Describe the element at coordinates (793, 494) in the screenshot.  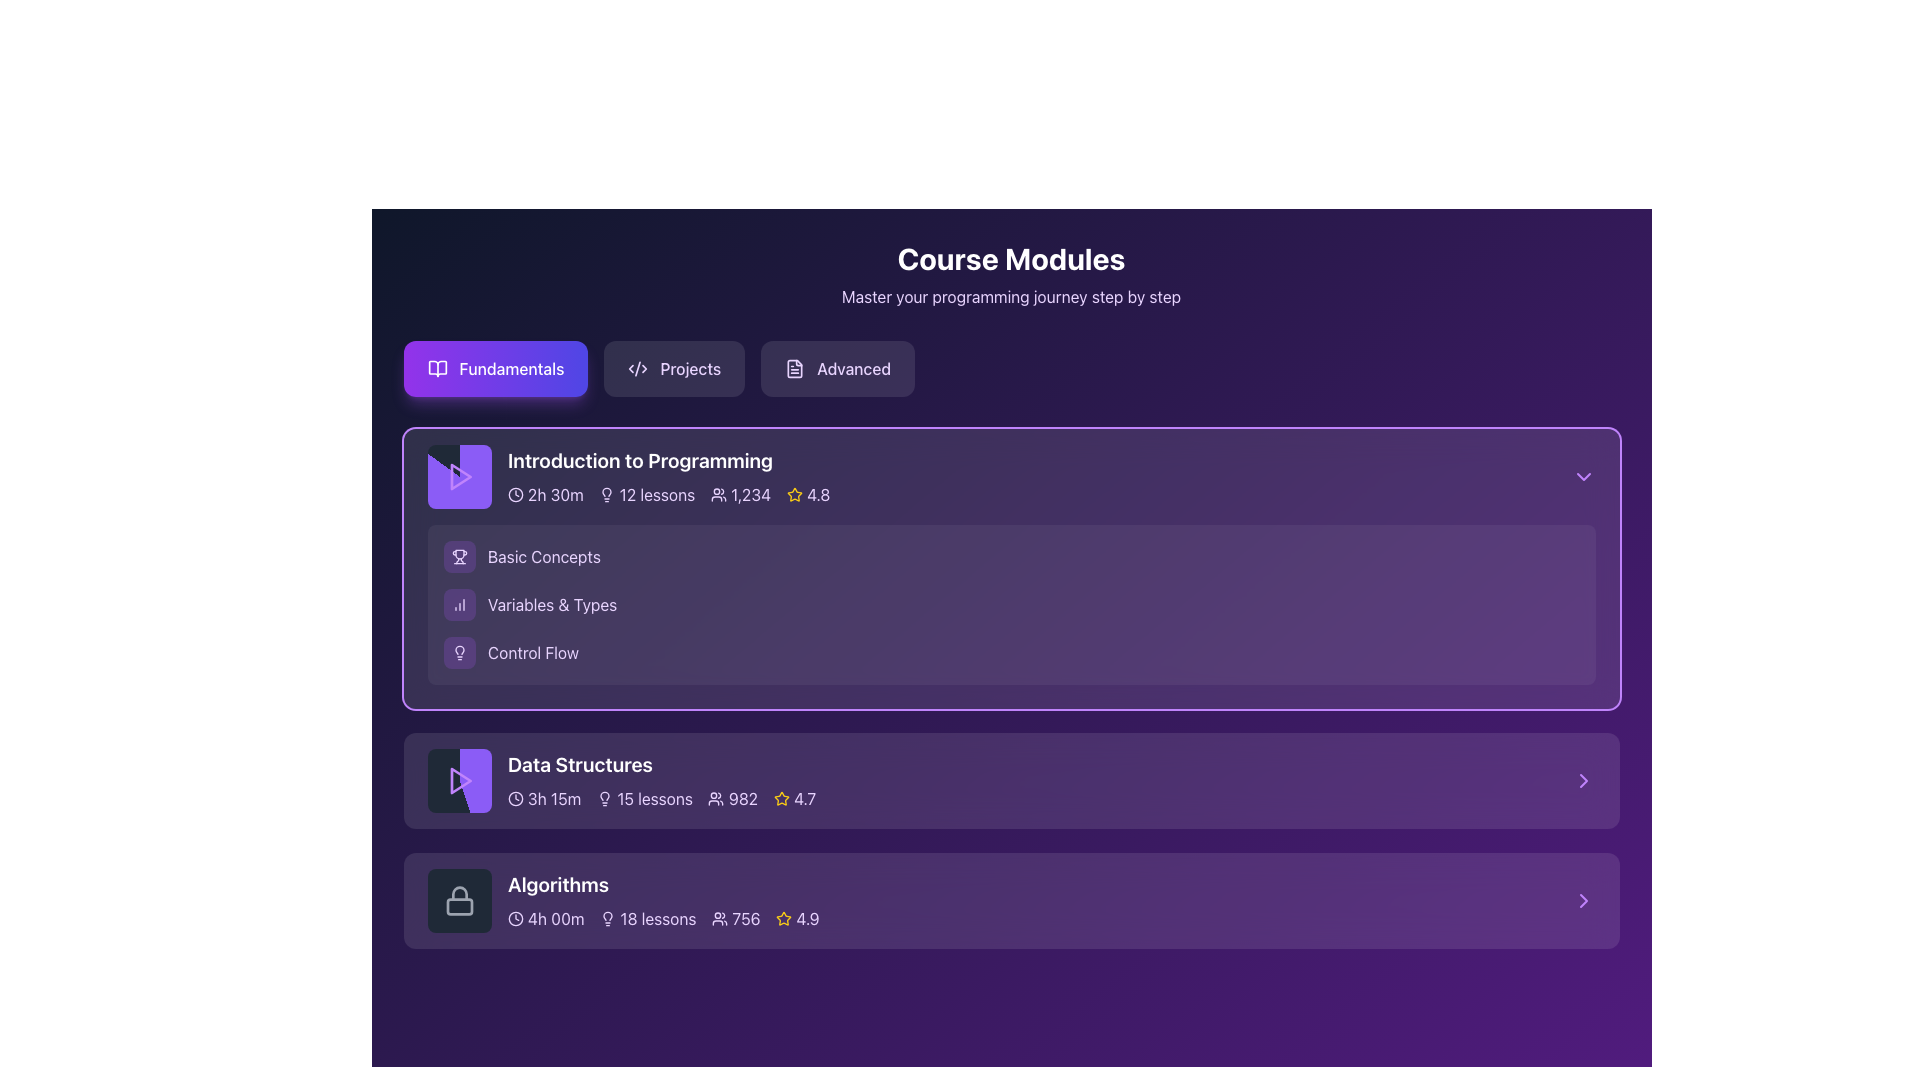
I see `the yellow star-shaped icon located adjacent to the rating score '4.8' in the top course module section` at that location.